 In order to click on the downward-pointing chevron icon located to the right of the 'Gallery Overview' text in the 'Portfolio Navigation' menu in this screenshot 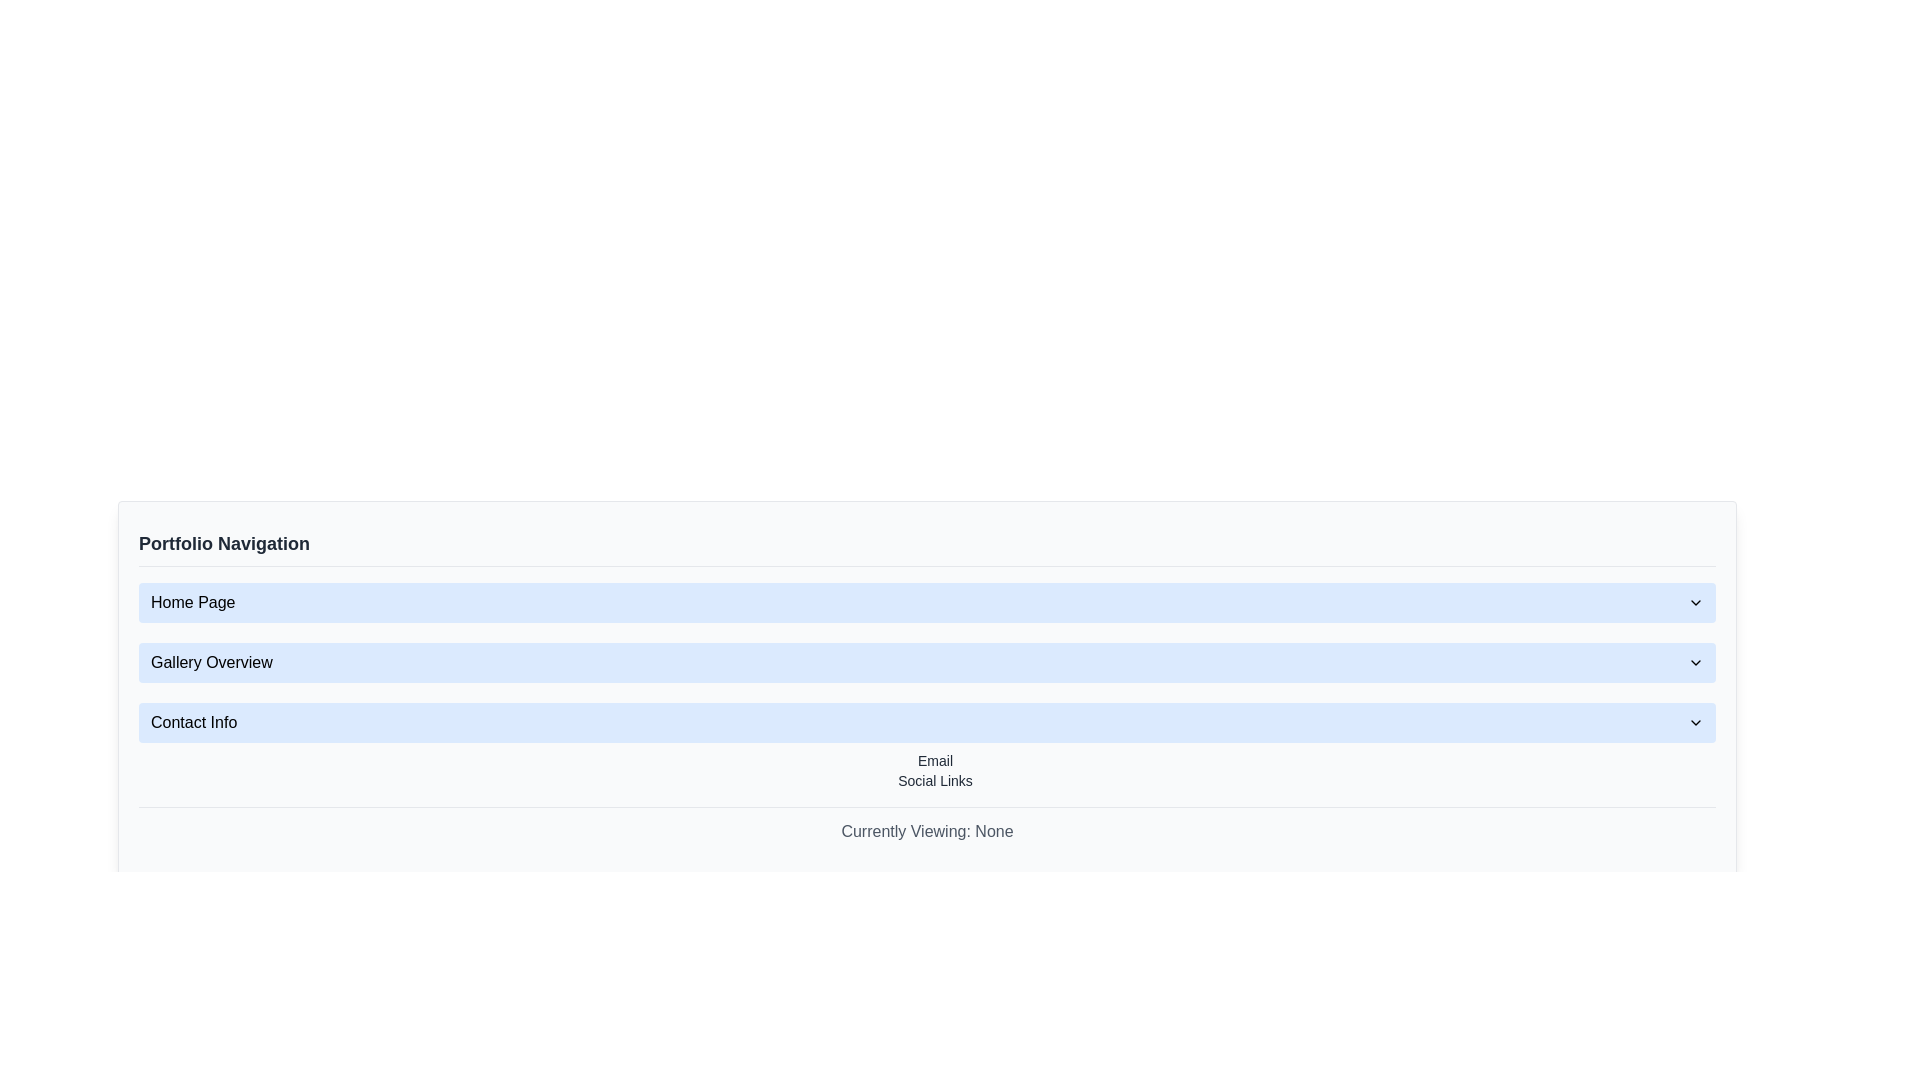, I will do `click(1694, 663)`.